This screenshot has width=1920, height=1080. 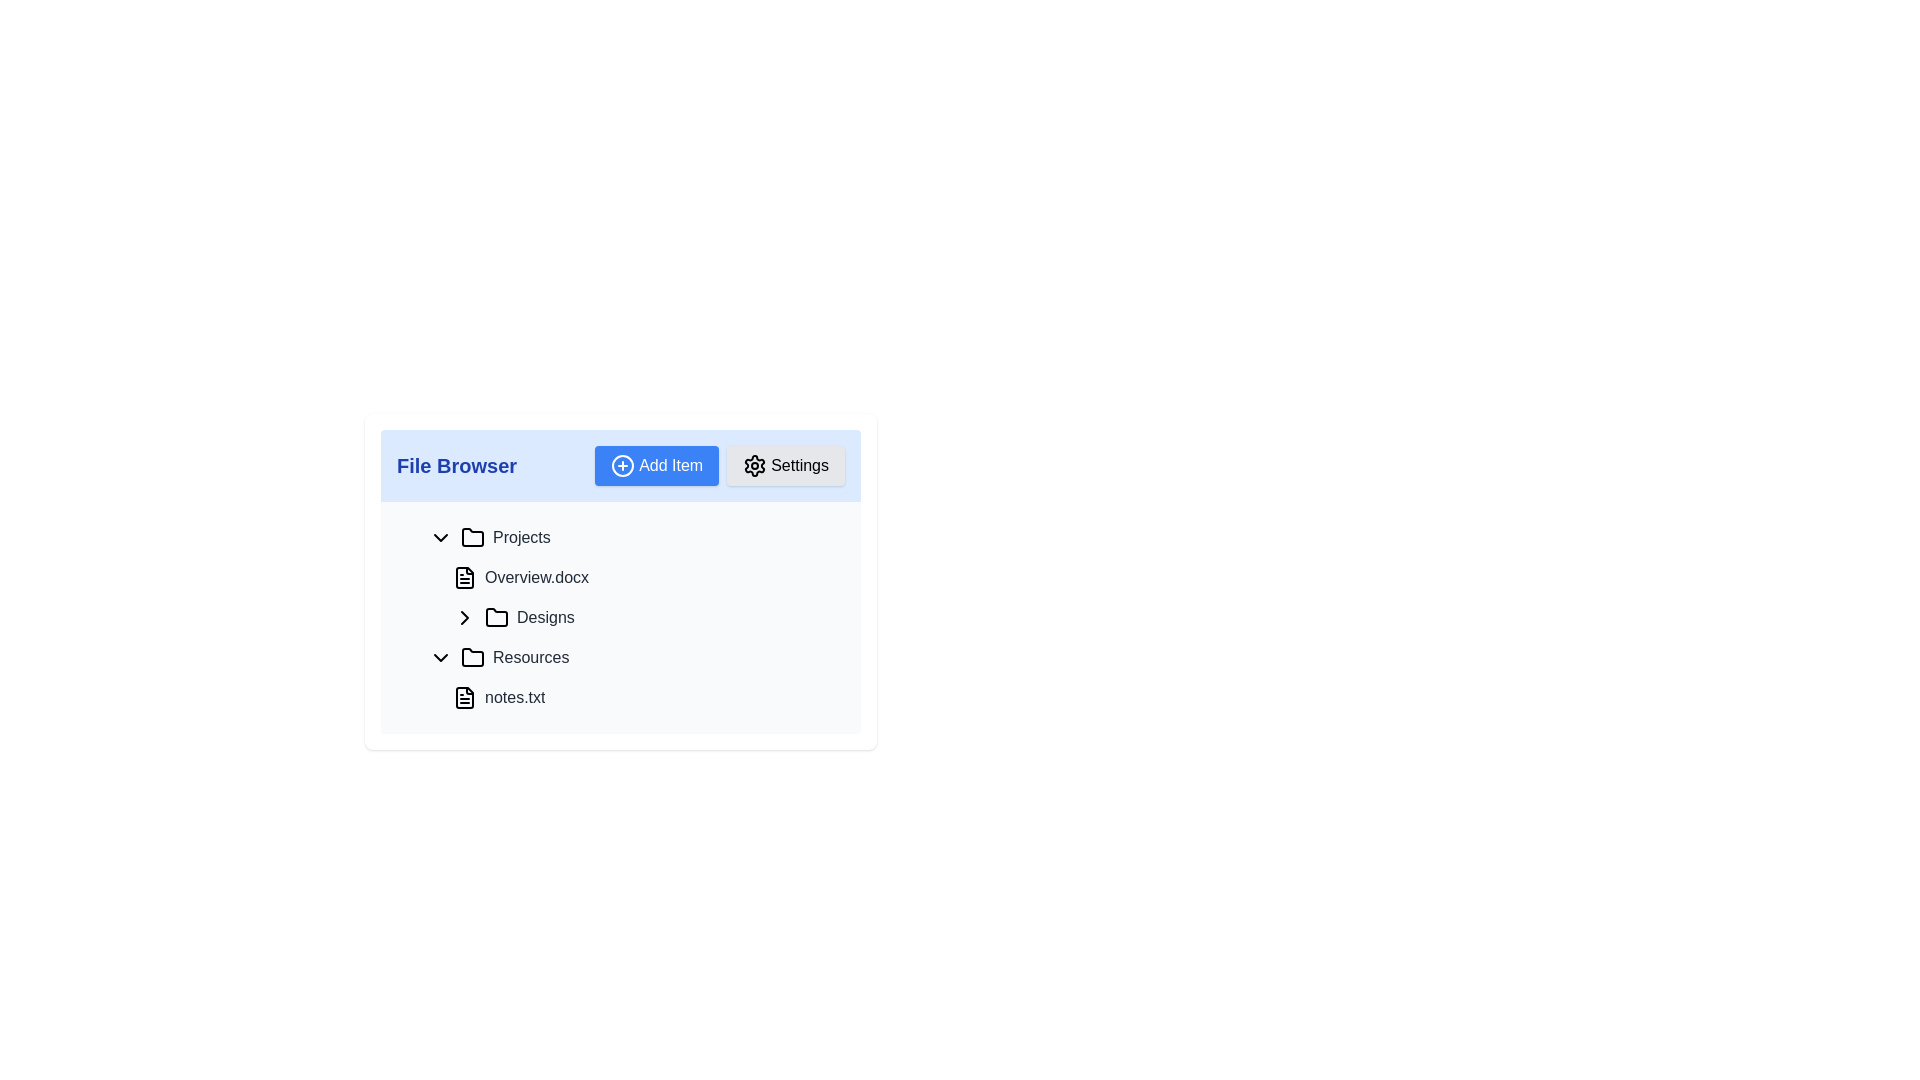 I want to click on text label for the folder named 'Projects' located to the right of the folder icon in the file browser, so click(x=521, y=536).